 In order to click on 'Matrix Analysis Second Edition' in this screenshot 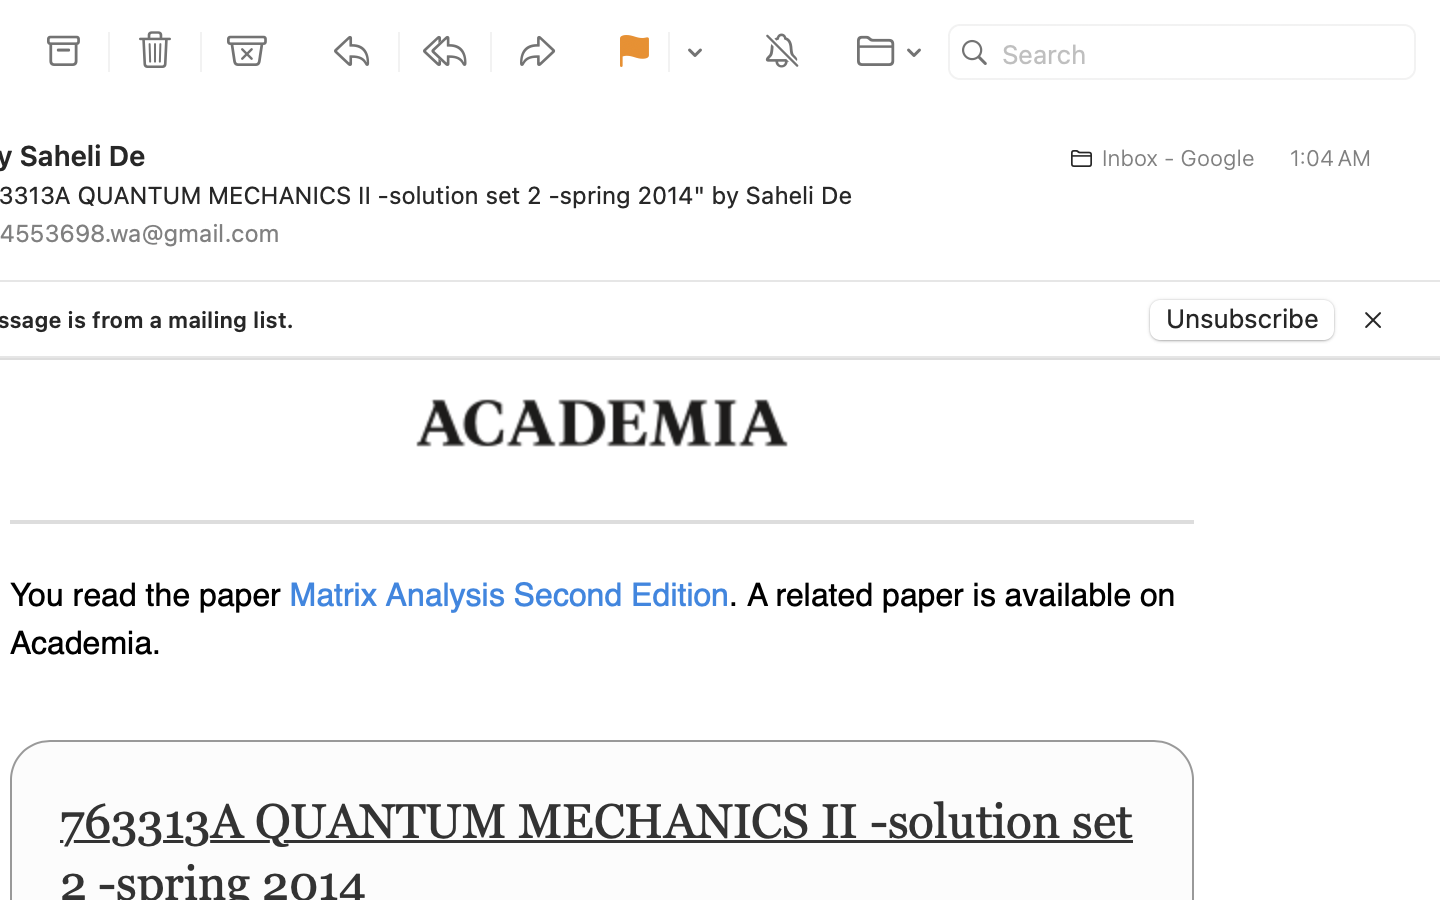, I will do `click(508, 595)`.